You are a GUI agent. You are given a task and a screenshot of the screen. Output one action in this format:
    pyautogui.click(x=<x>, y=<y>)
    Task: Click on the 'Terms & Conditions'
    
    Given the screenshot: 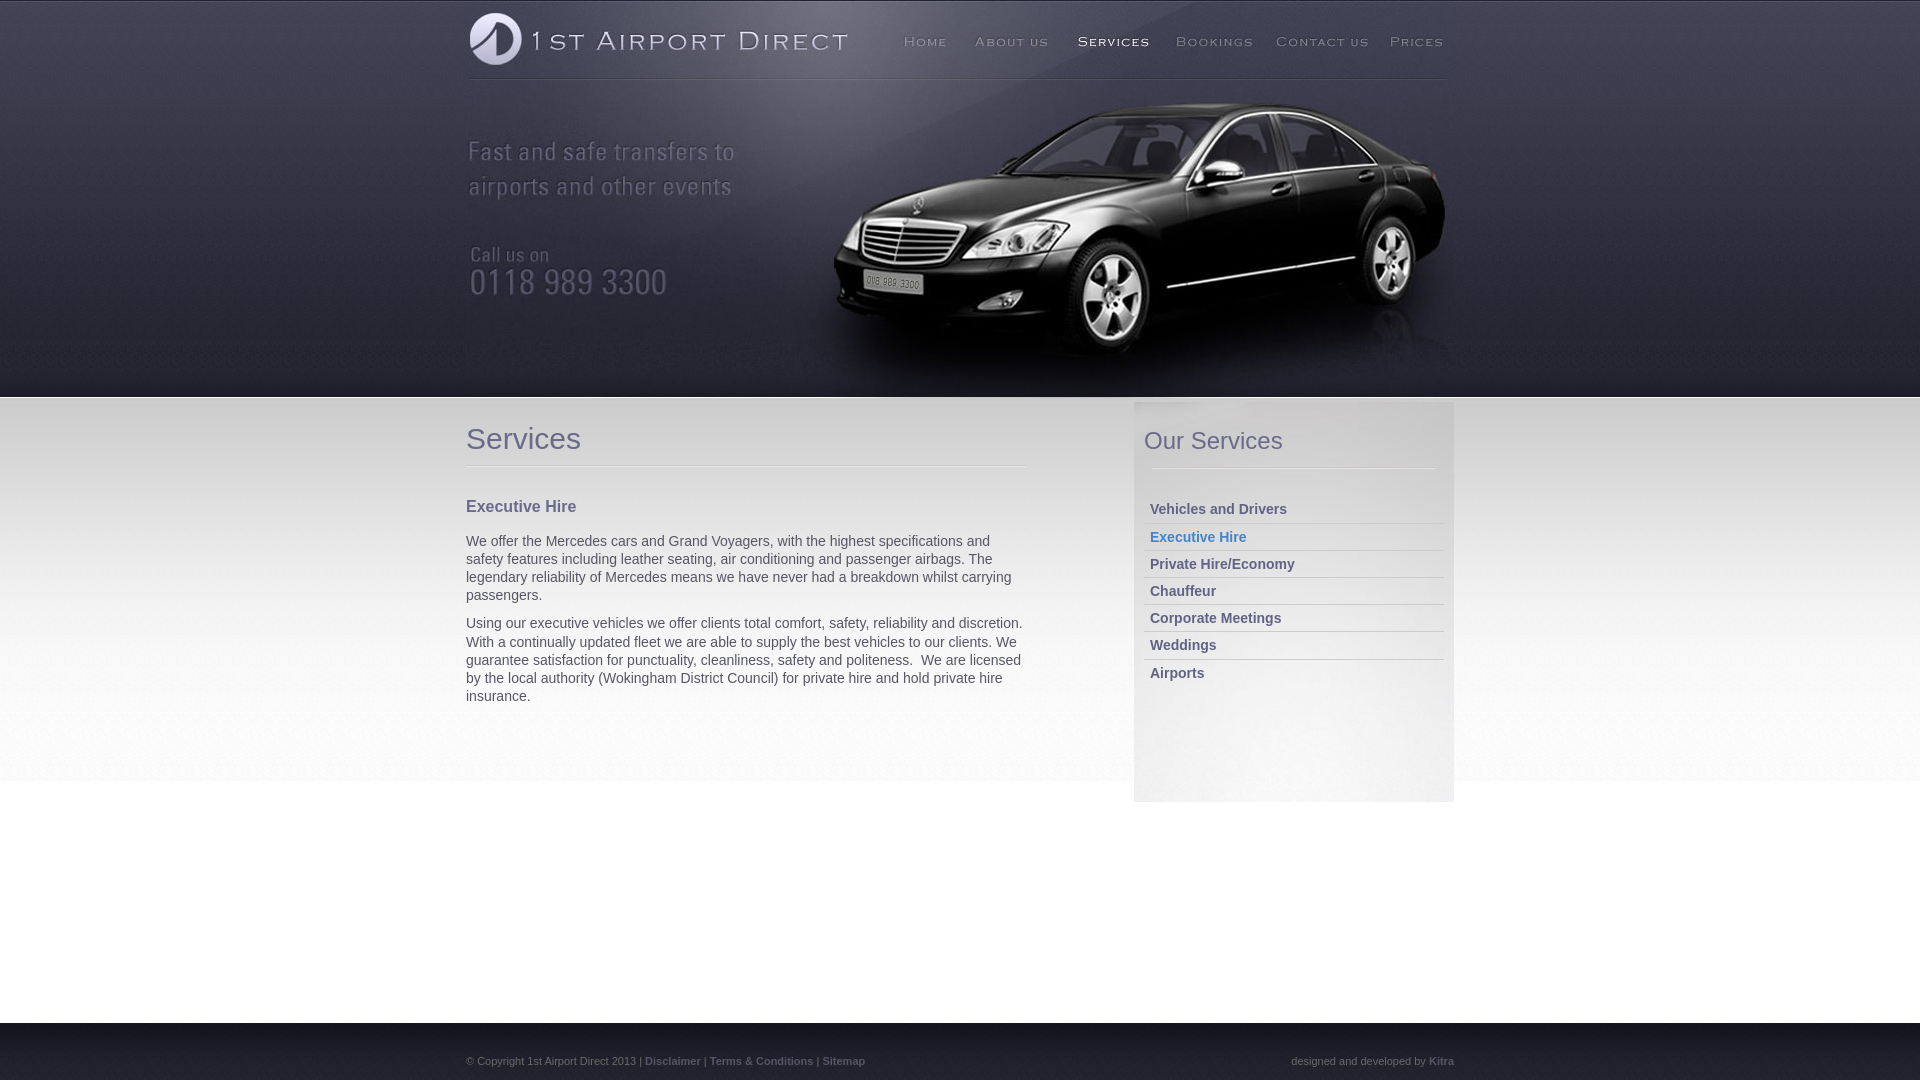 What is the action you would take?
    pyautogui.click(x=710, y=1059)
    